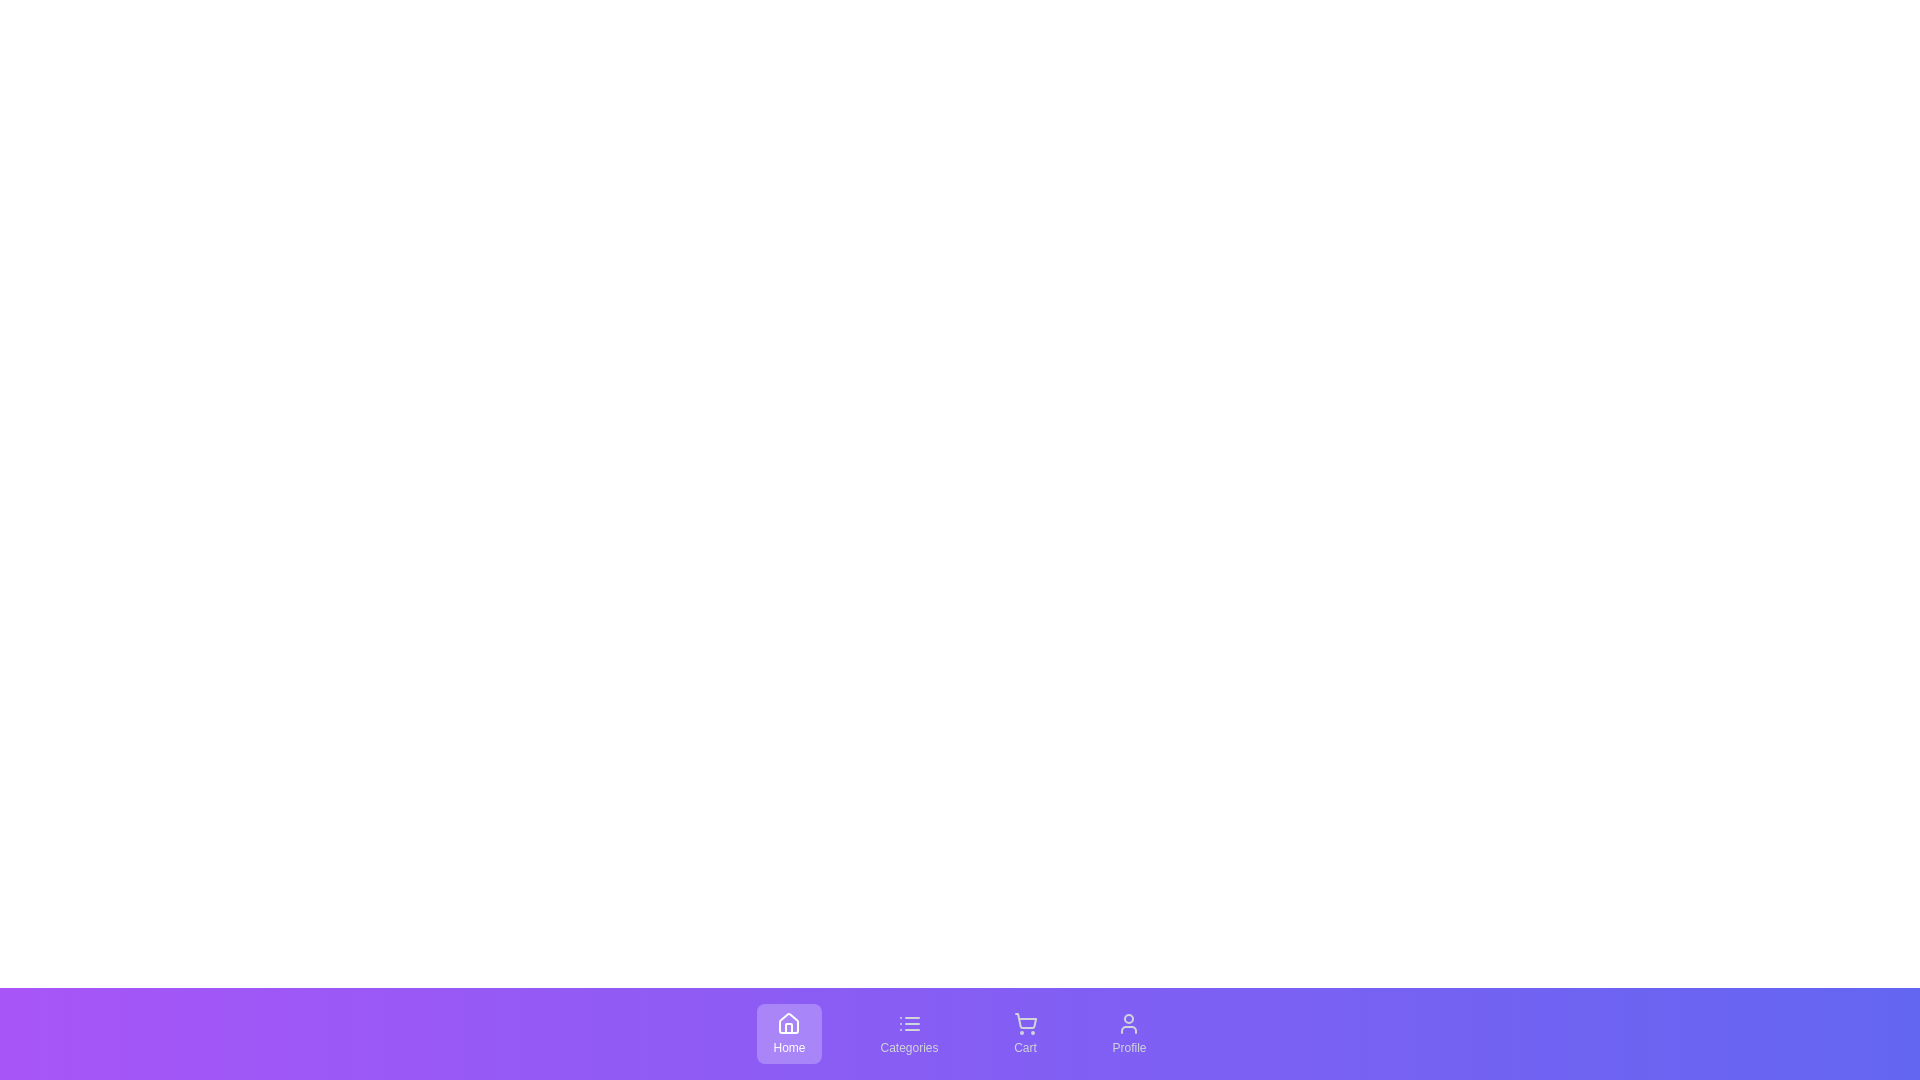  I want to click on the tab corresponding to Cart, so click(1025, 1033).